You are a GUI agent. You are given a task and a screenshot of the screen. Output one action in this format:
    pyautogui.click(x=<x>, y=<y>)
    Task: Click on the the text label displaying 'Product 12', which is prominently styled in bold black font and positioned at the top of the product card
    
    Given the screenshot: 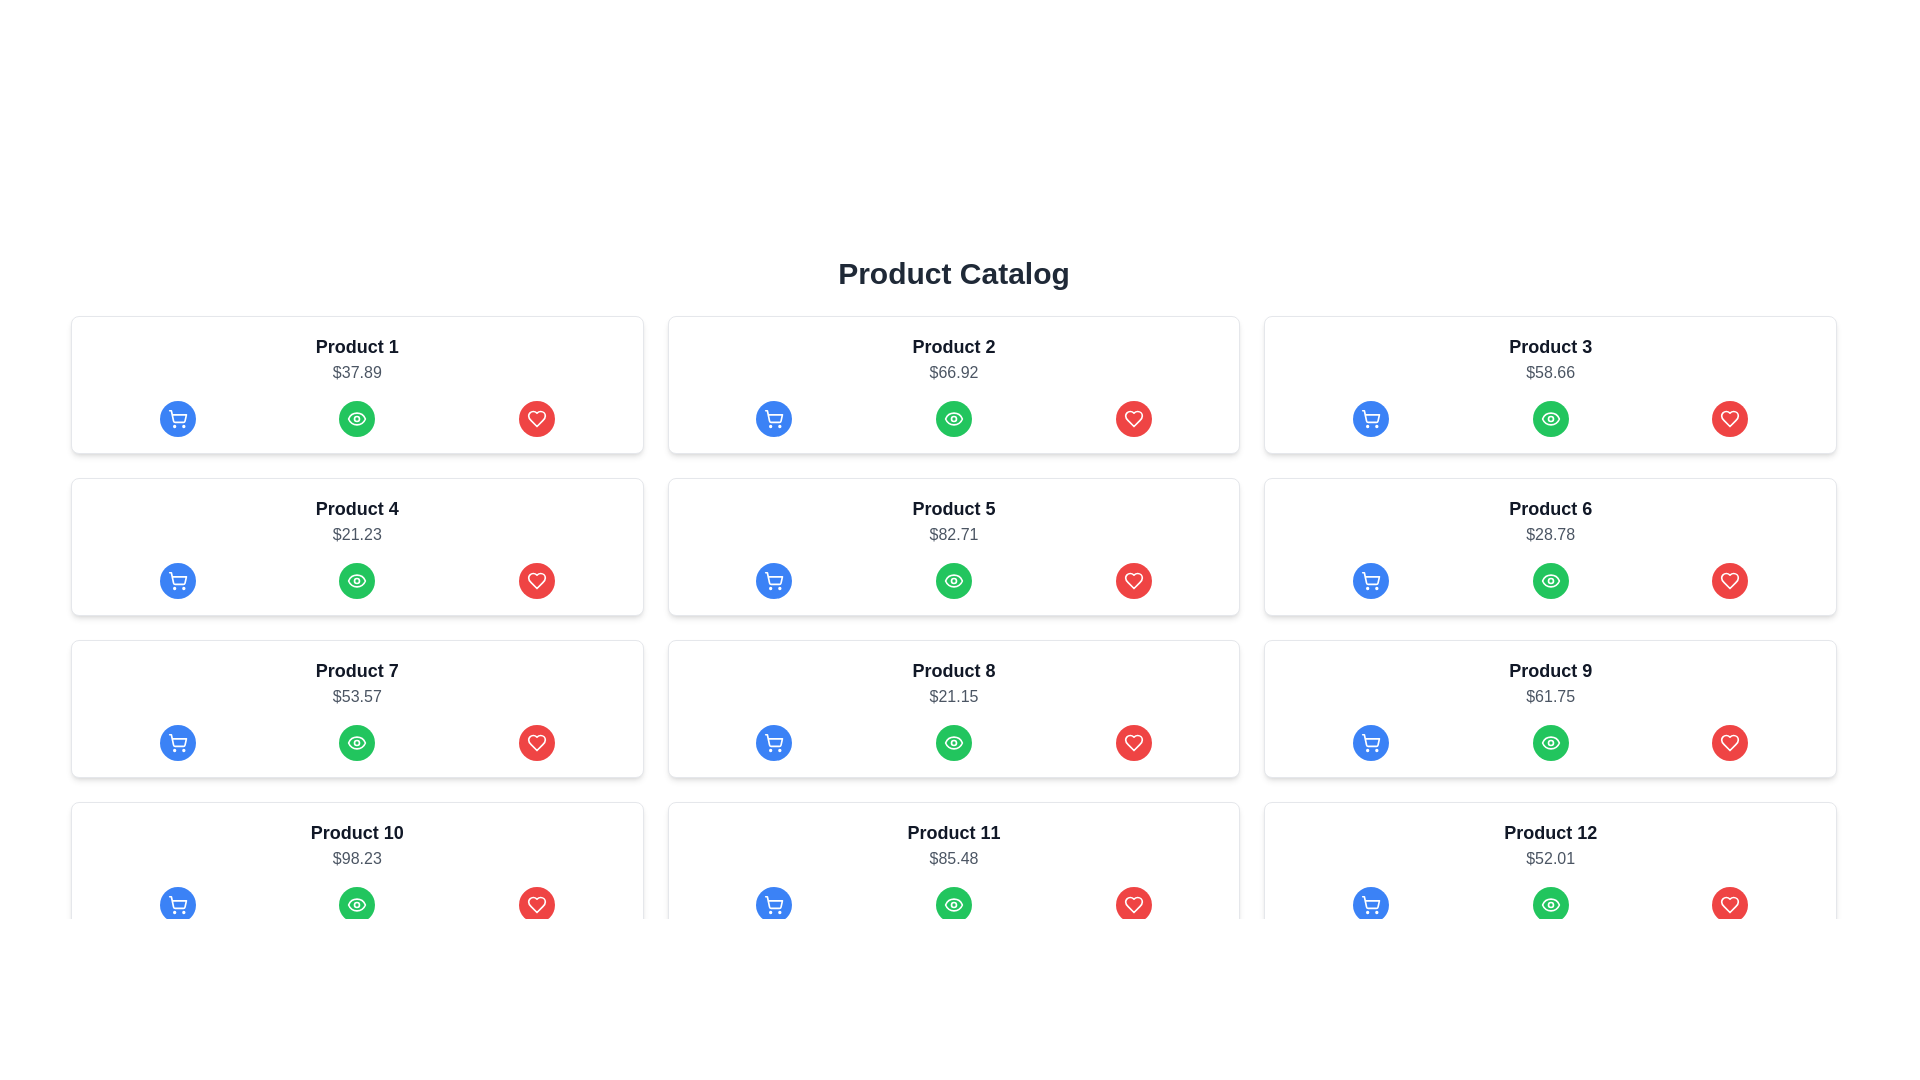 What is the action you would take?
    pyautogui.click(x=1549, y=833)
    